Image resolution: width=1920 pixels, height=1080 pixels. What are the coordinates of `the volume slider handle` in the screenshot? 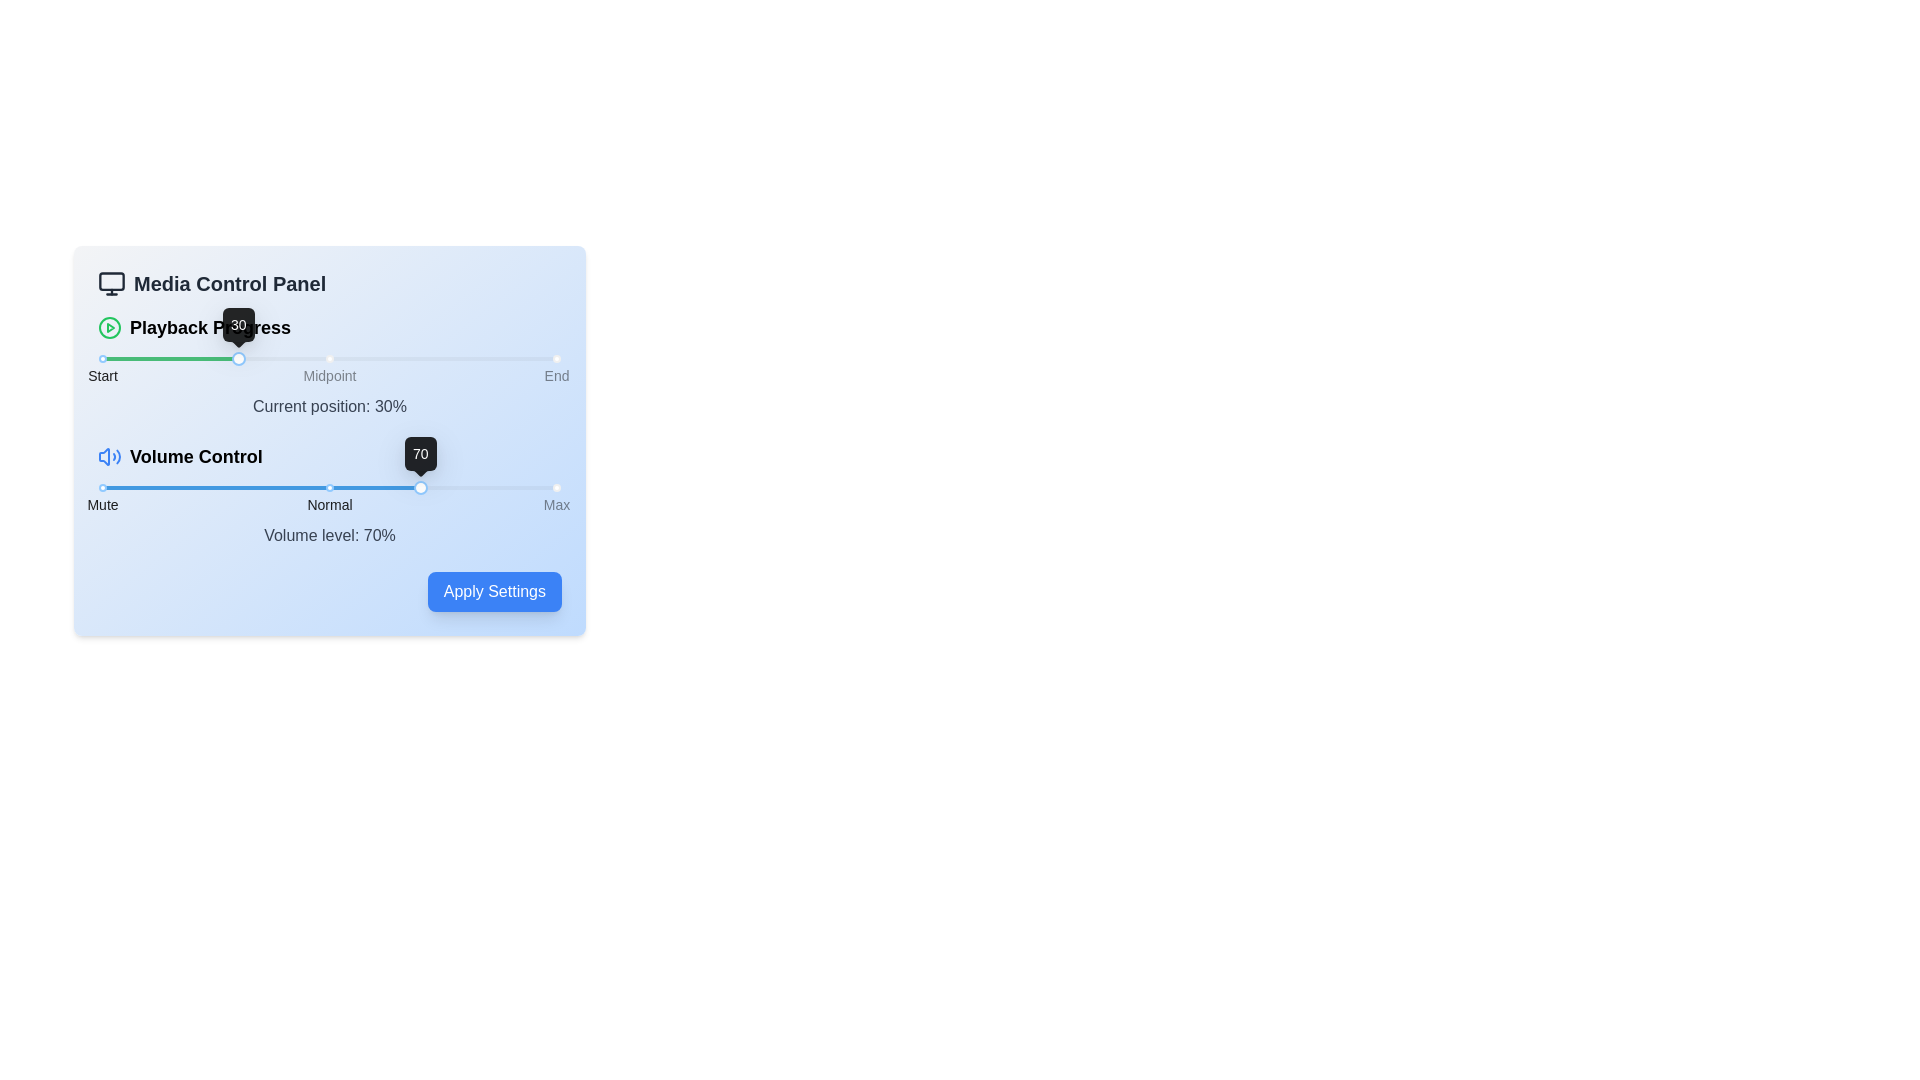 It's located at (419, 488).